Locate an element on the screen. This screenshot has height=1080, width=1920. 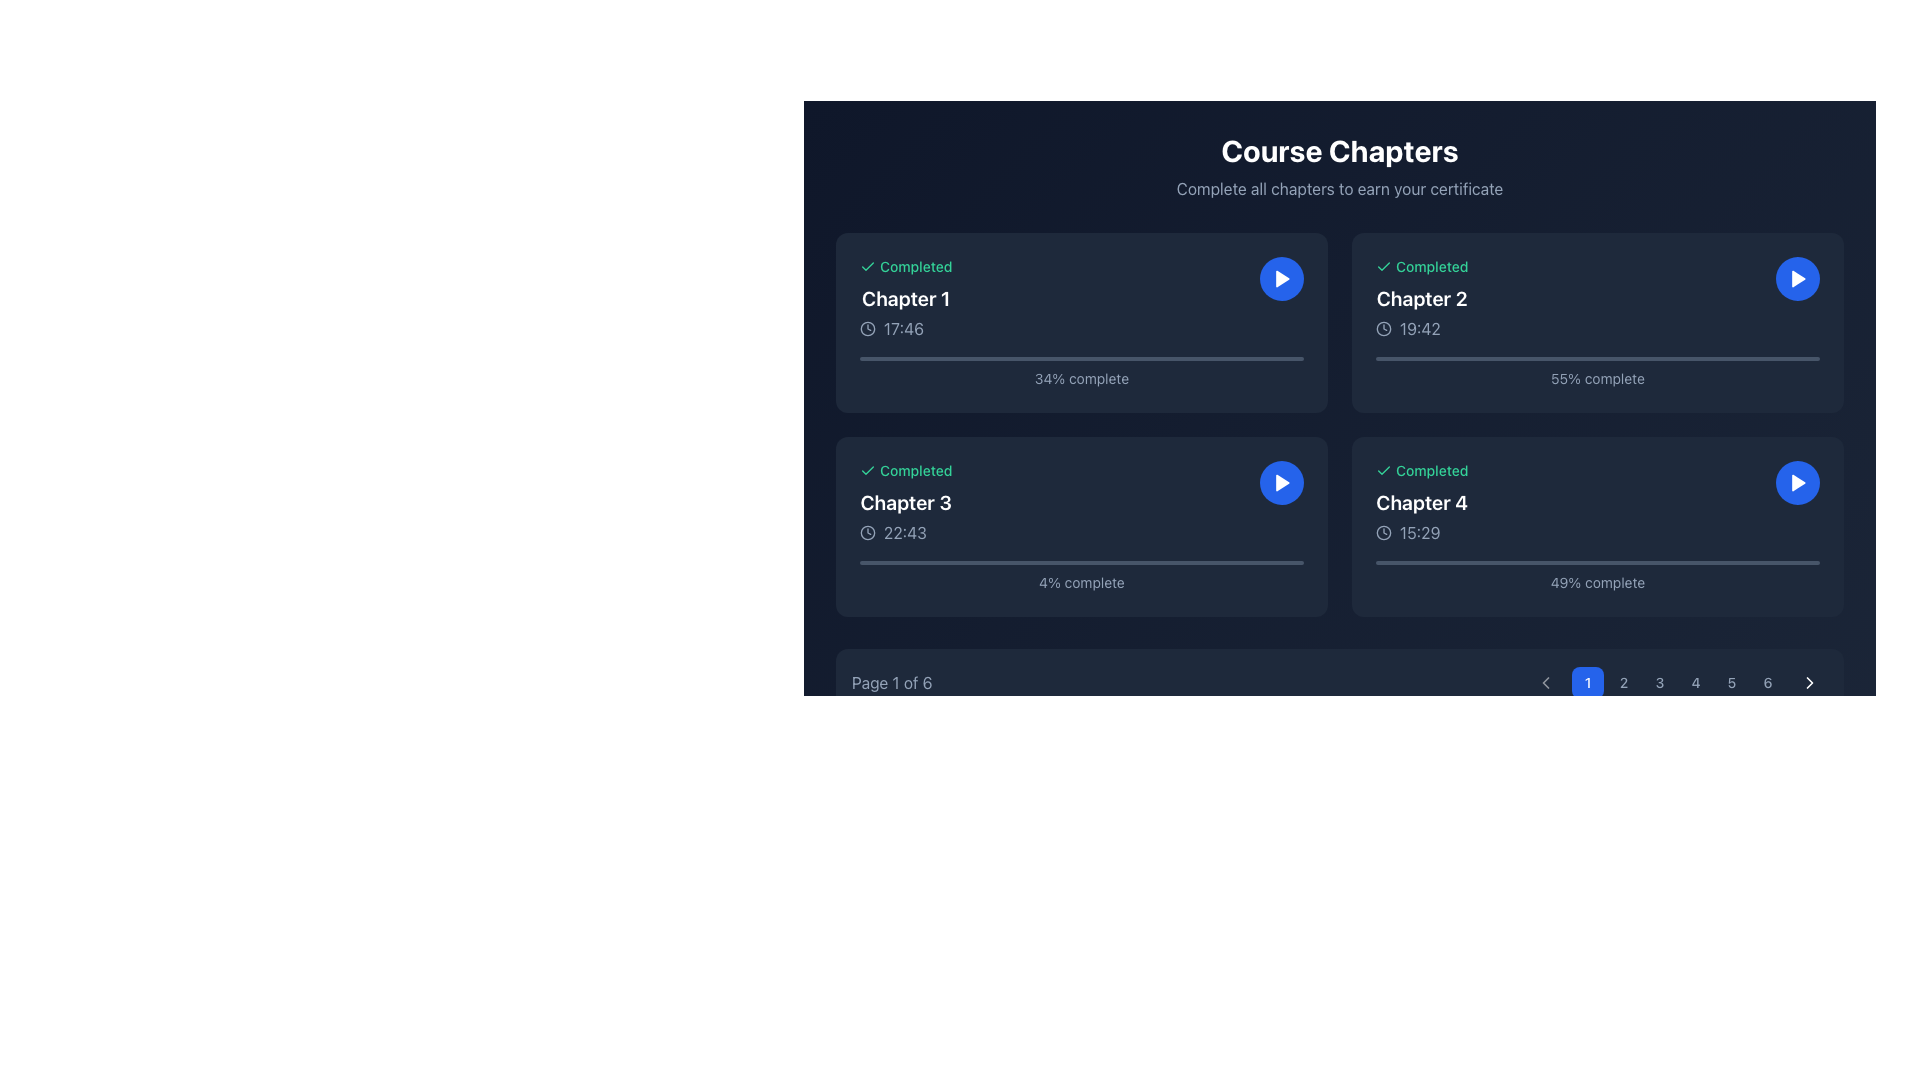
the circular clock icon element that is part of Chapter 4's content card, located in the middle left portion near the chapter's time duration is located at coordinates (1382, 531).